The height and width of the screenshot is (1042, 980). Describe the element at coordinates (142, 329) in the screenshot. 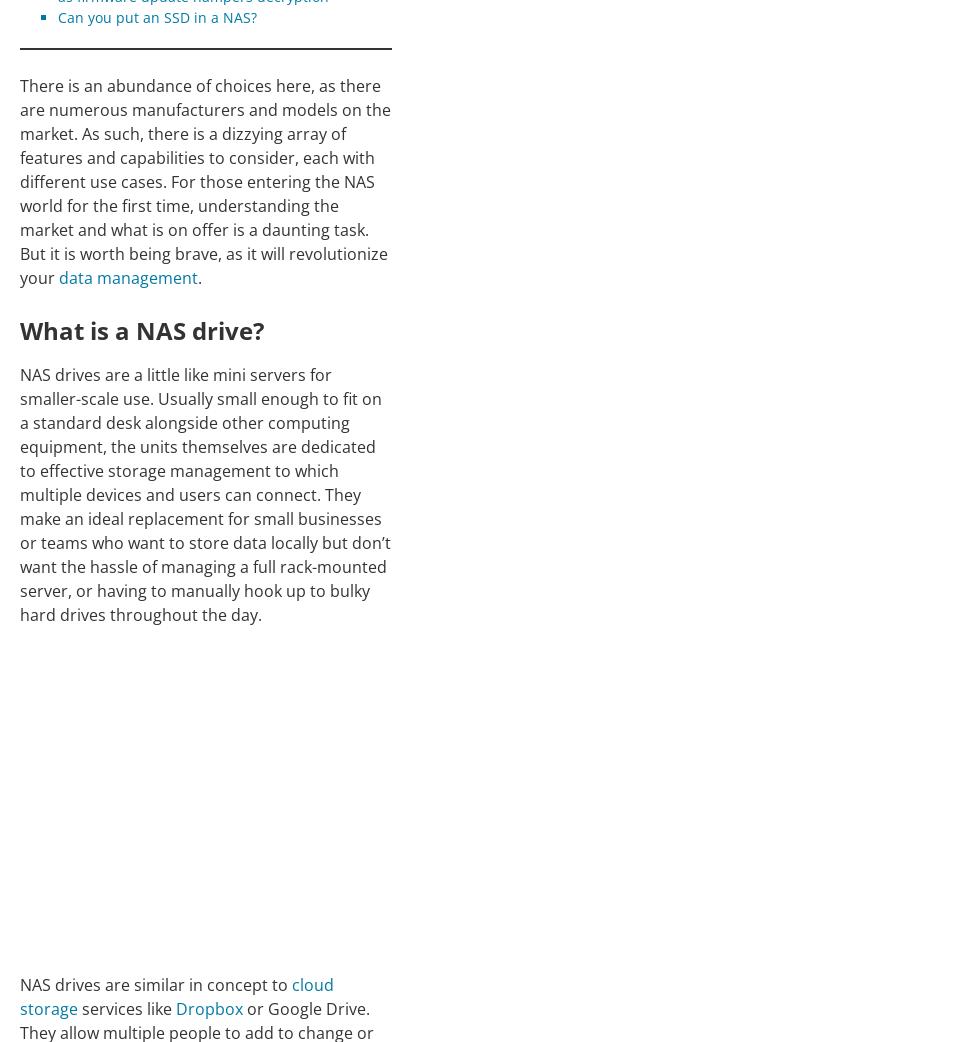

I see `'What is a NAS drive?'` at that location.